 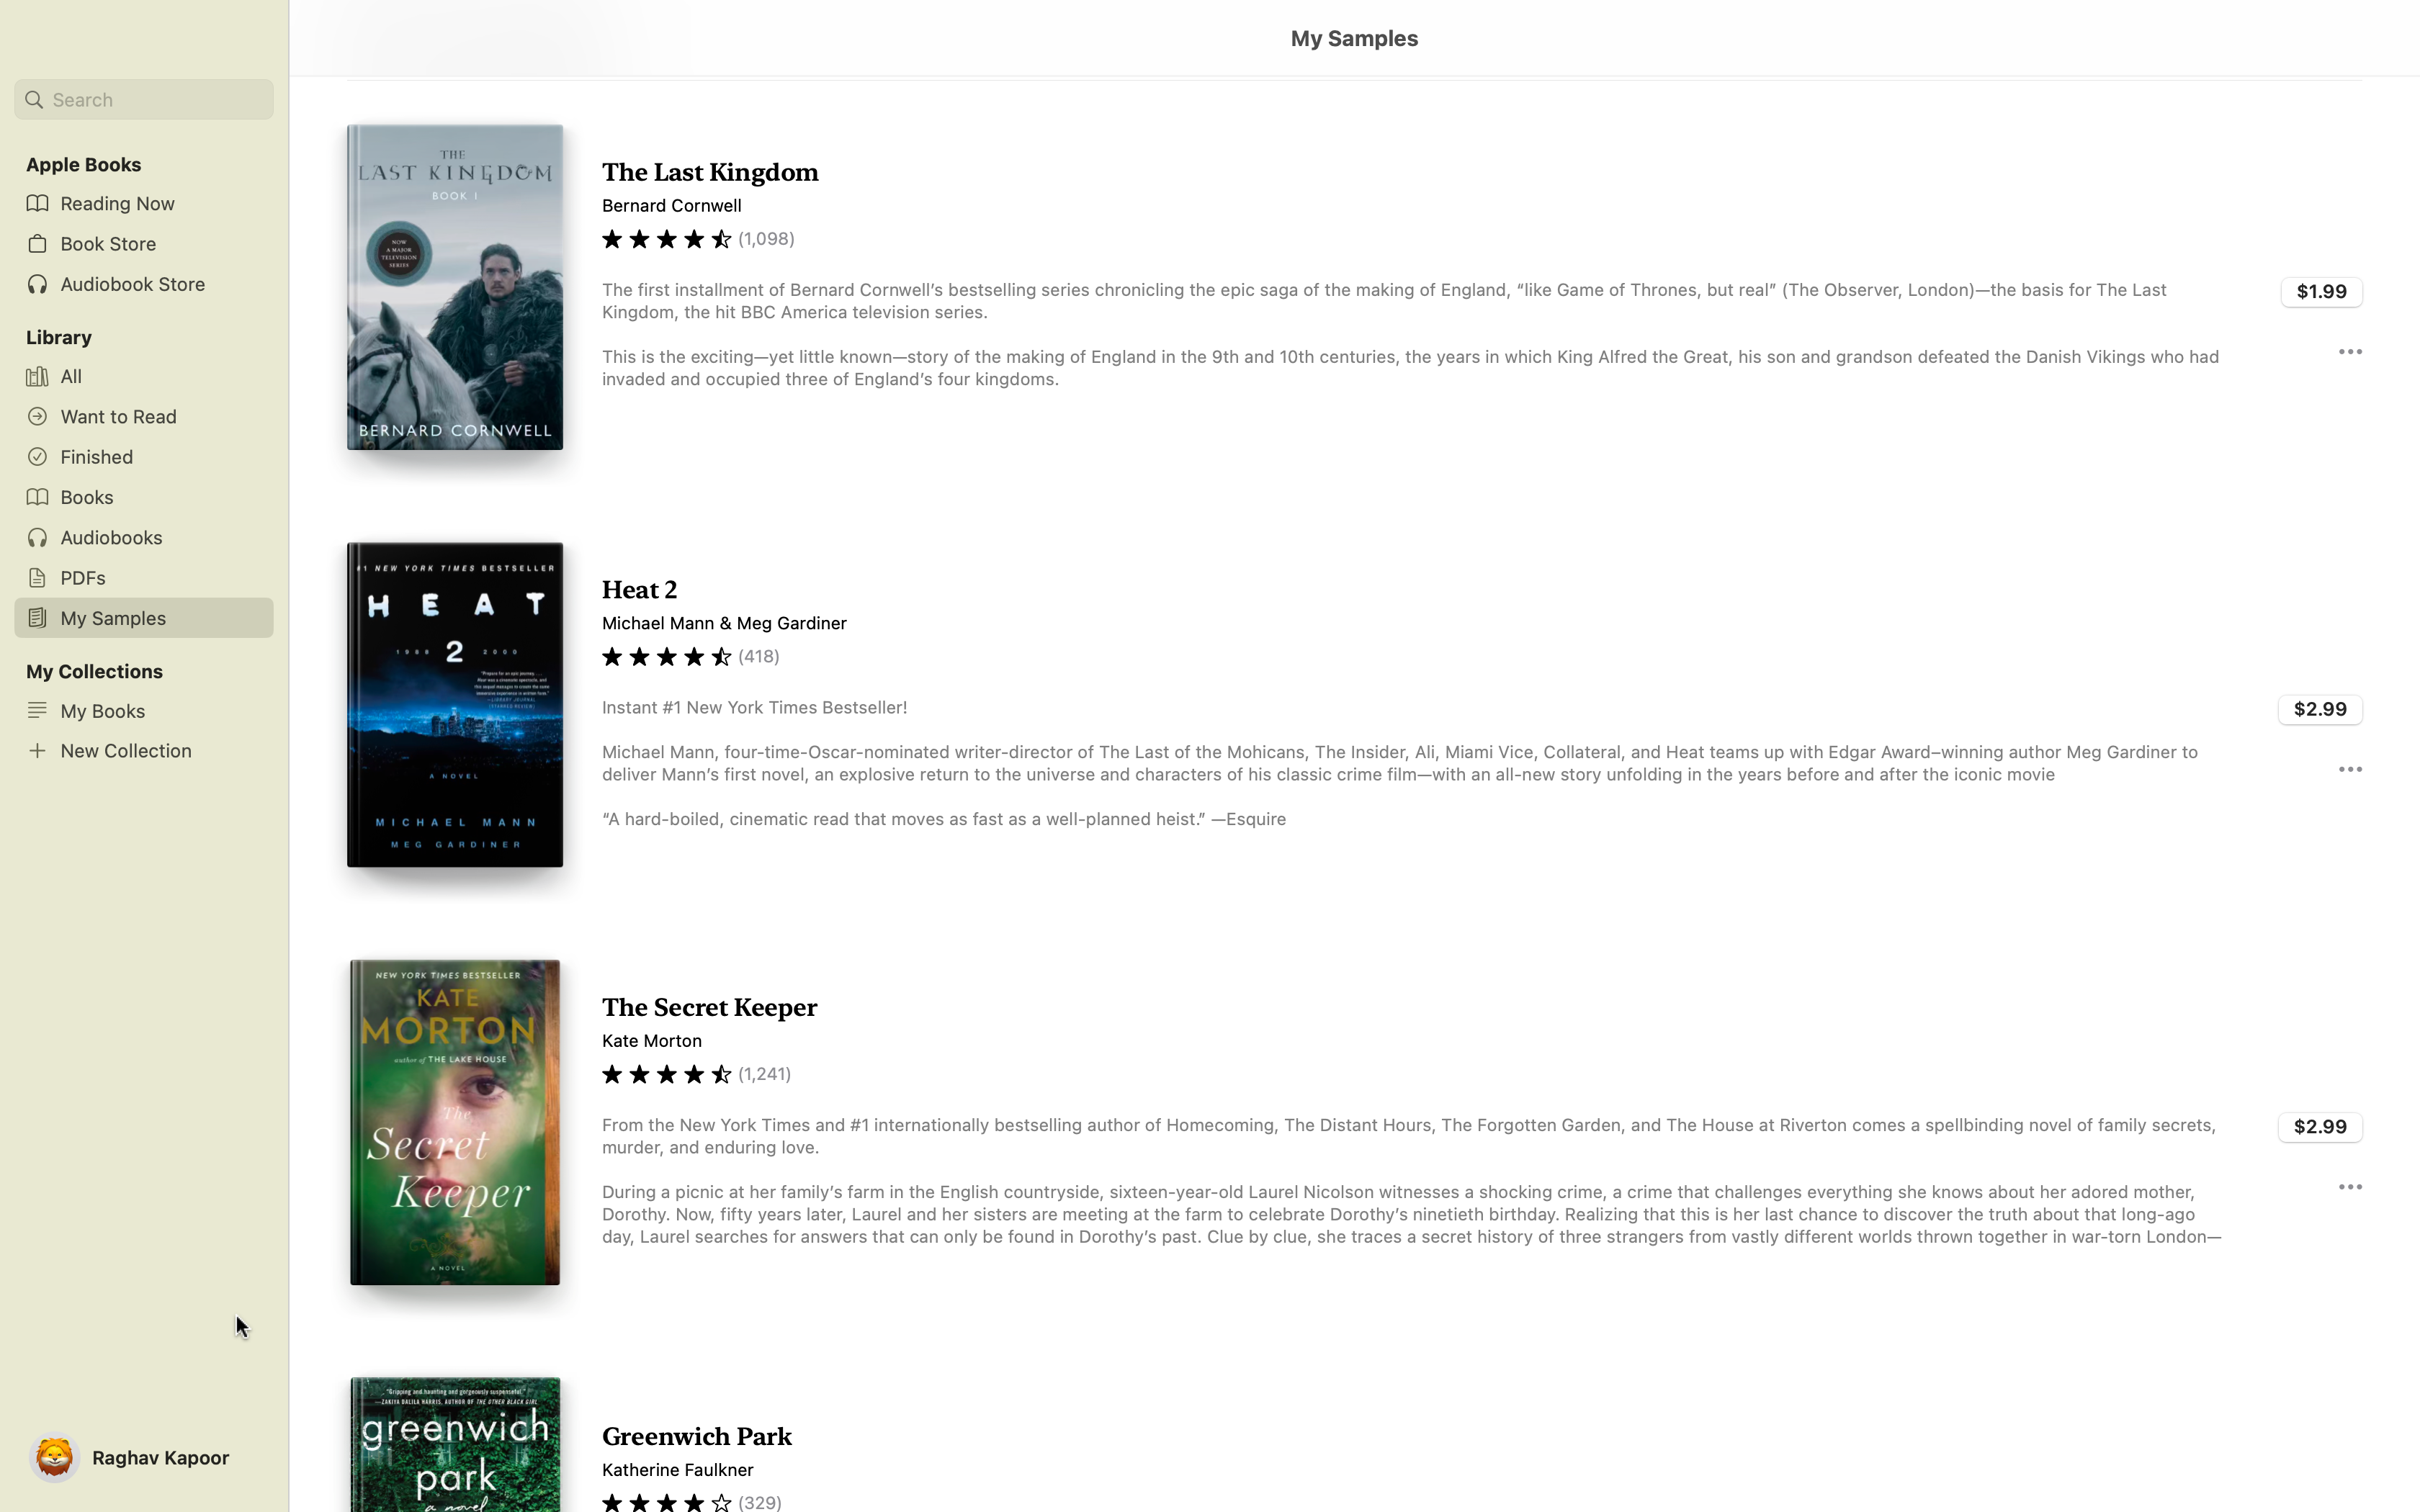 I want to click on Run a double click action on "read_heat_2, so click(x=1353, y=713).